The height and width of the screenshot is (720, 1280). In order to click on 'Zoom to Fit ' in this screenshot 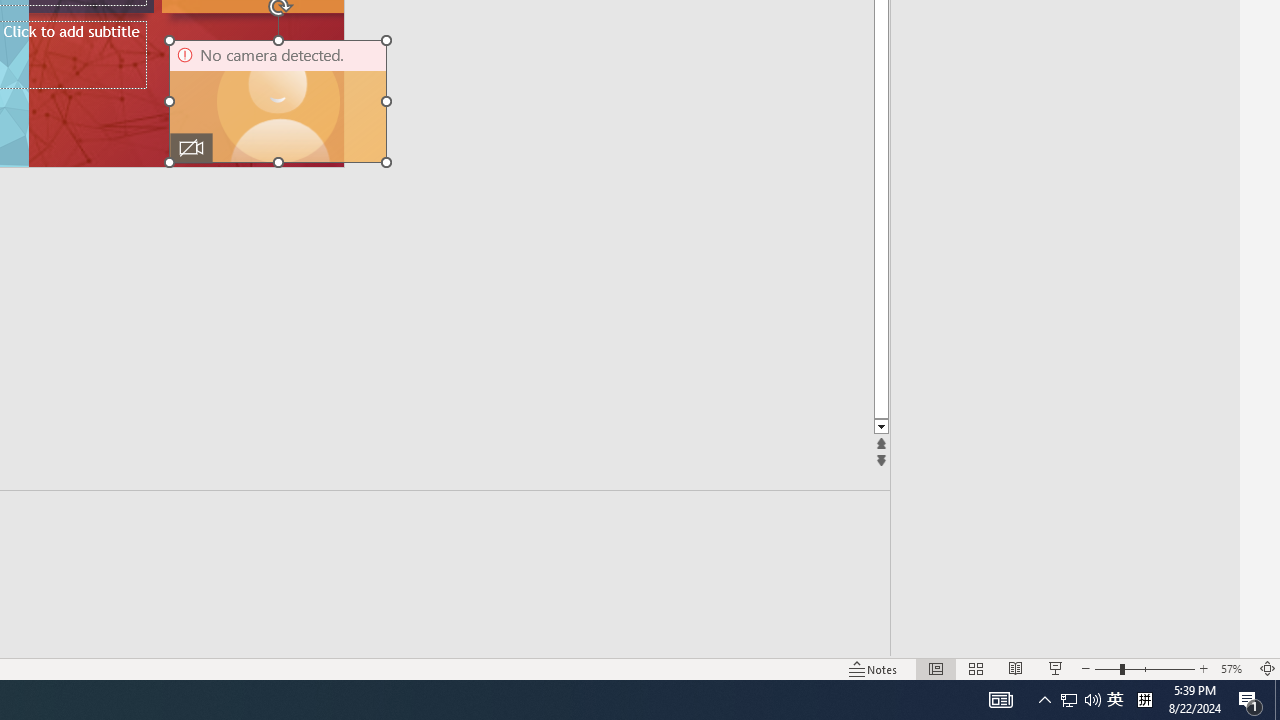, I will do `click(1266, 669)`.